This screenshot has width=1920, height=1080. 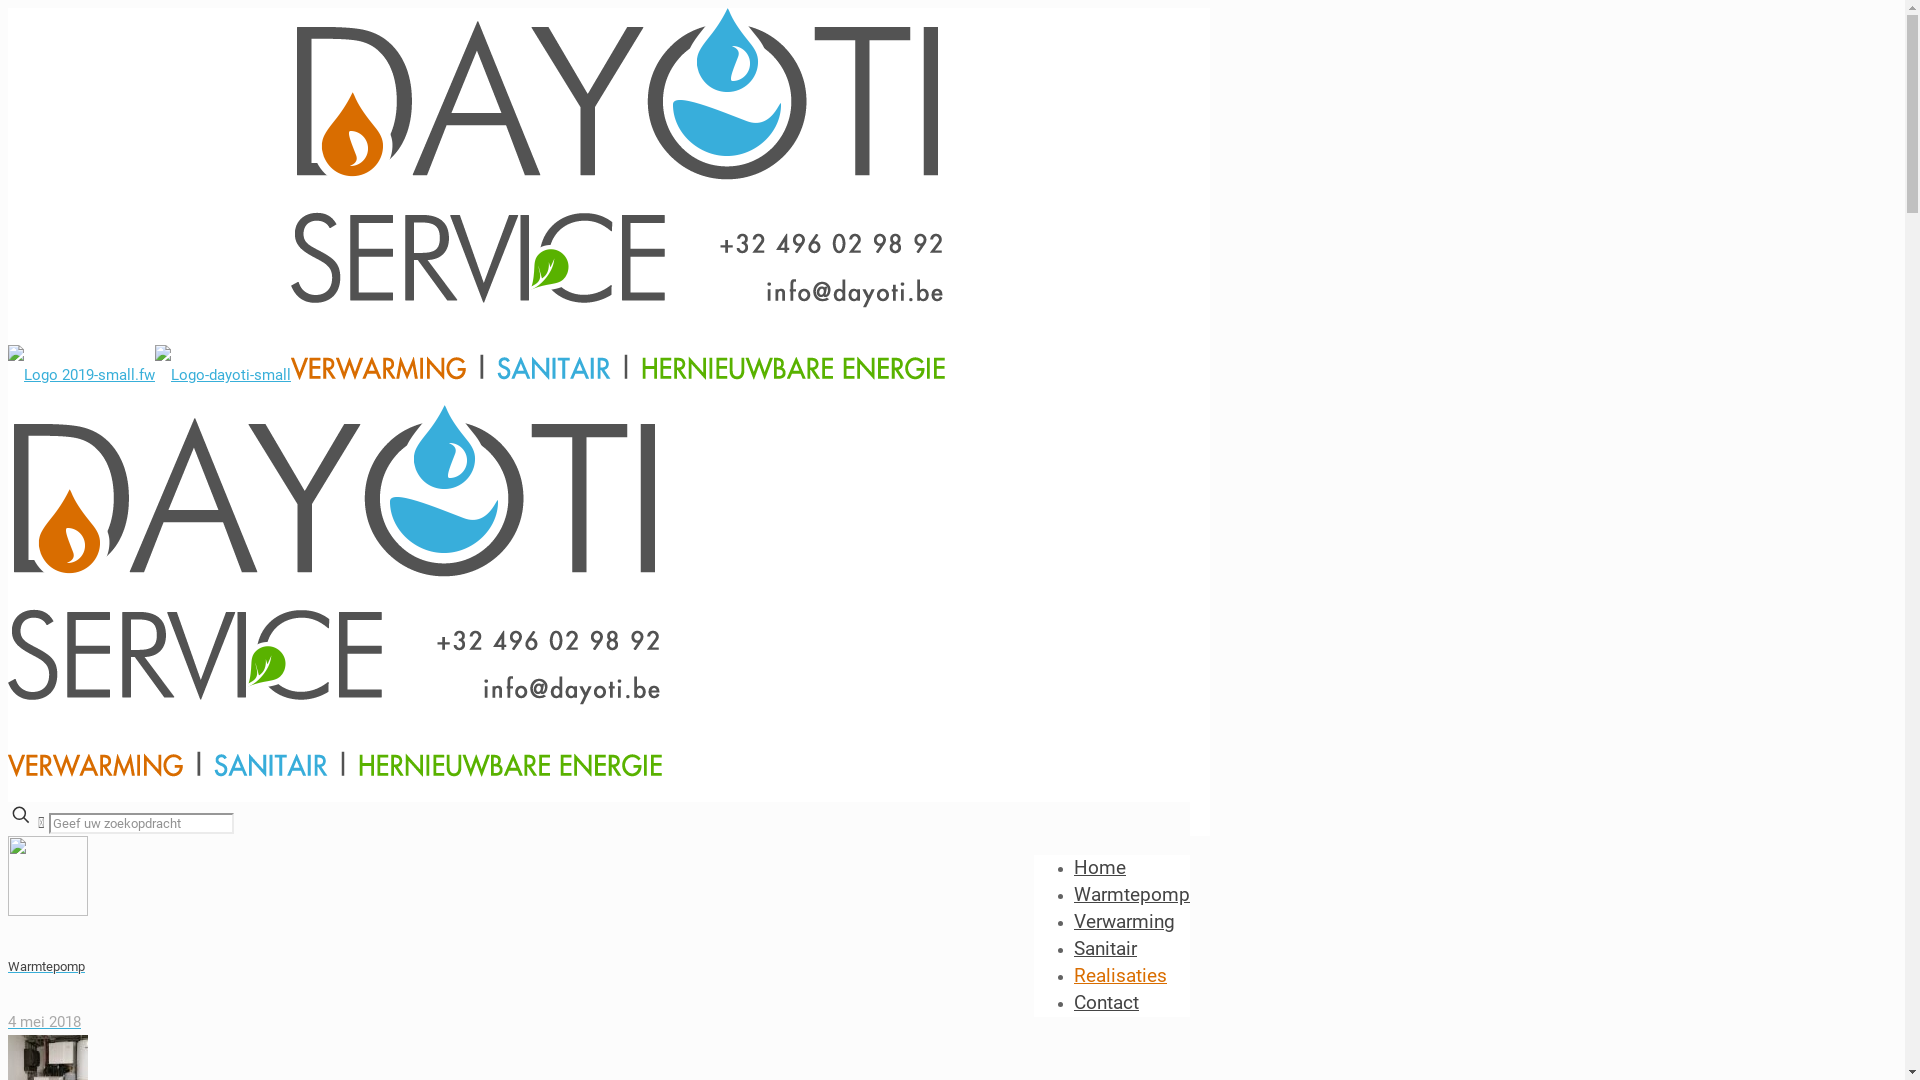 What do you see at coordinates (475, 573) in the screenshot?
I see `'Dayoti'` at bounding box center [475, 573].